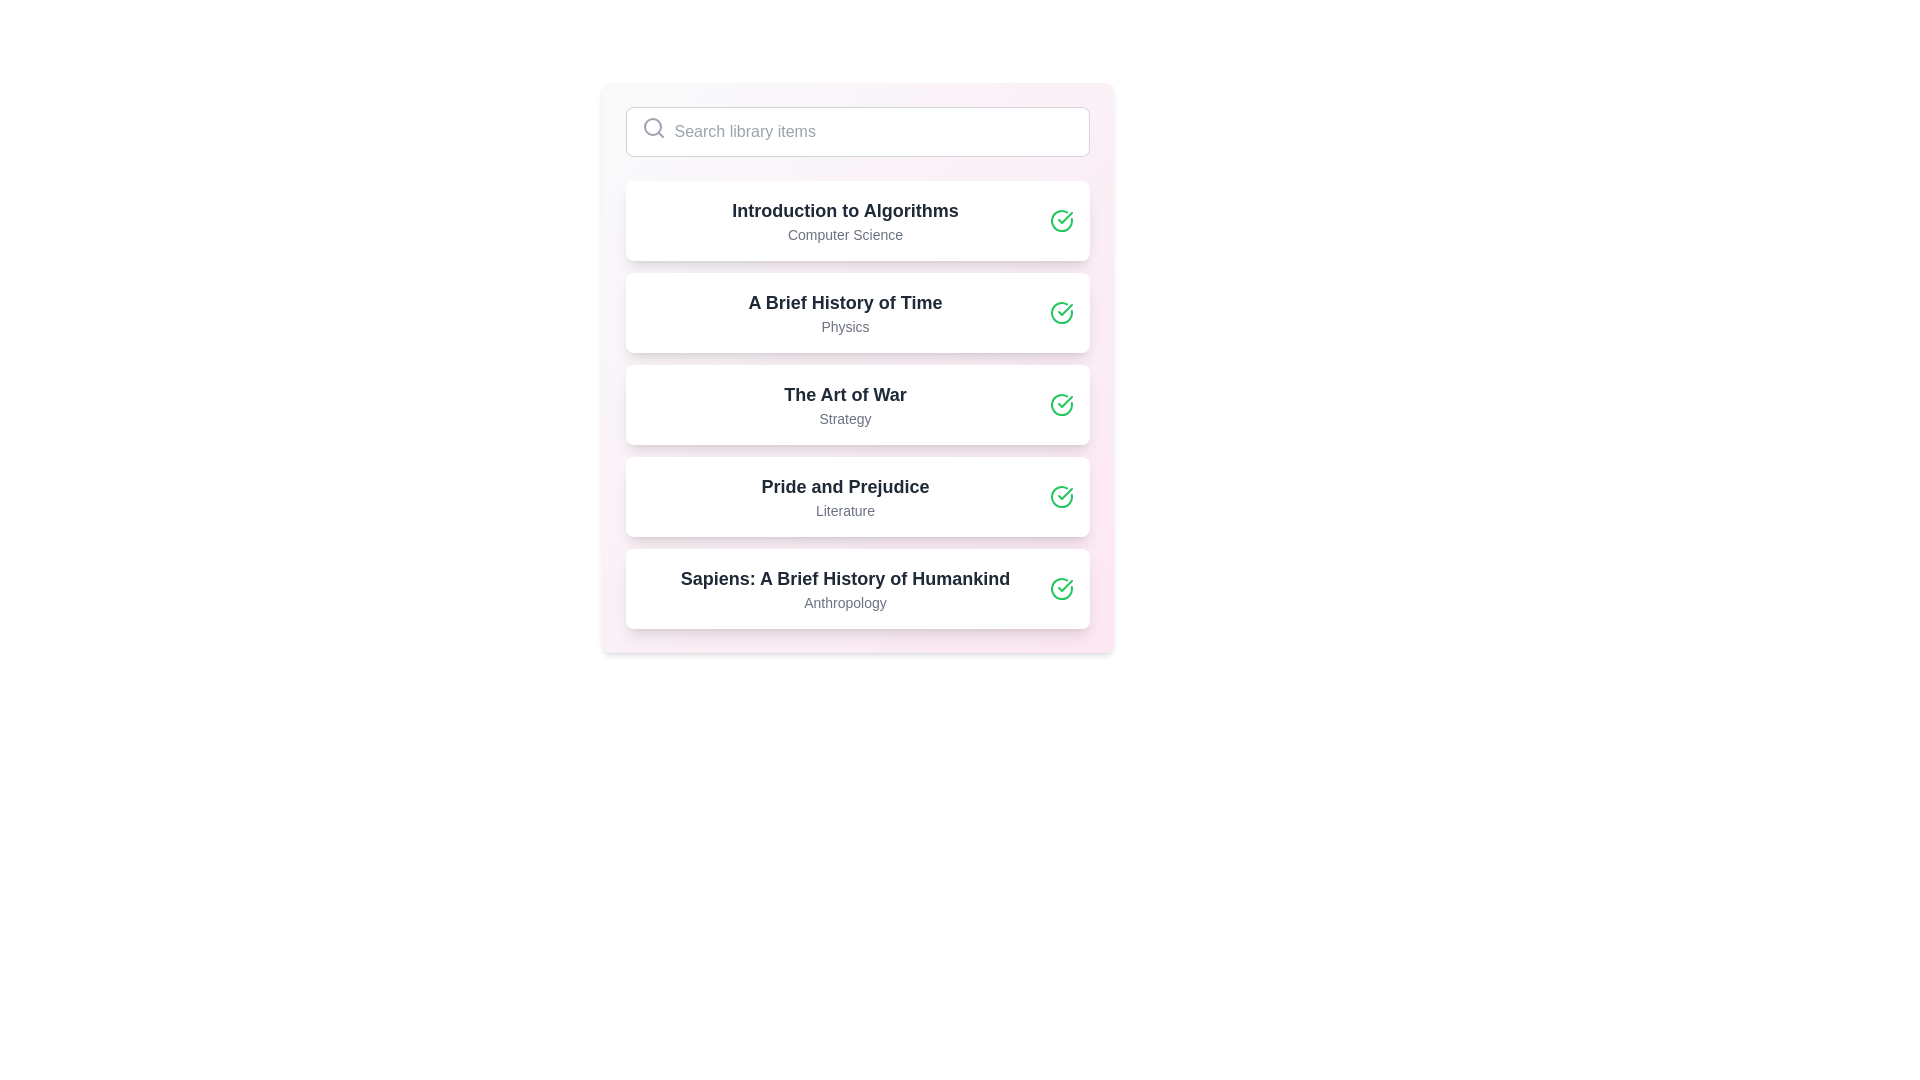 Image resolution: width=1920 pixels, height=1080 pixels. What do you see at coordinates (653, 127) in the screenshot?
I see `the search icon located at the extreme left side of the text input field` at bounding box center [653, 127].